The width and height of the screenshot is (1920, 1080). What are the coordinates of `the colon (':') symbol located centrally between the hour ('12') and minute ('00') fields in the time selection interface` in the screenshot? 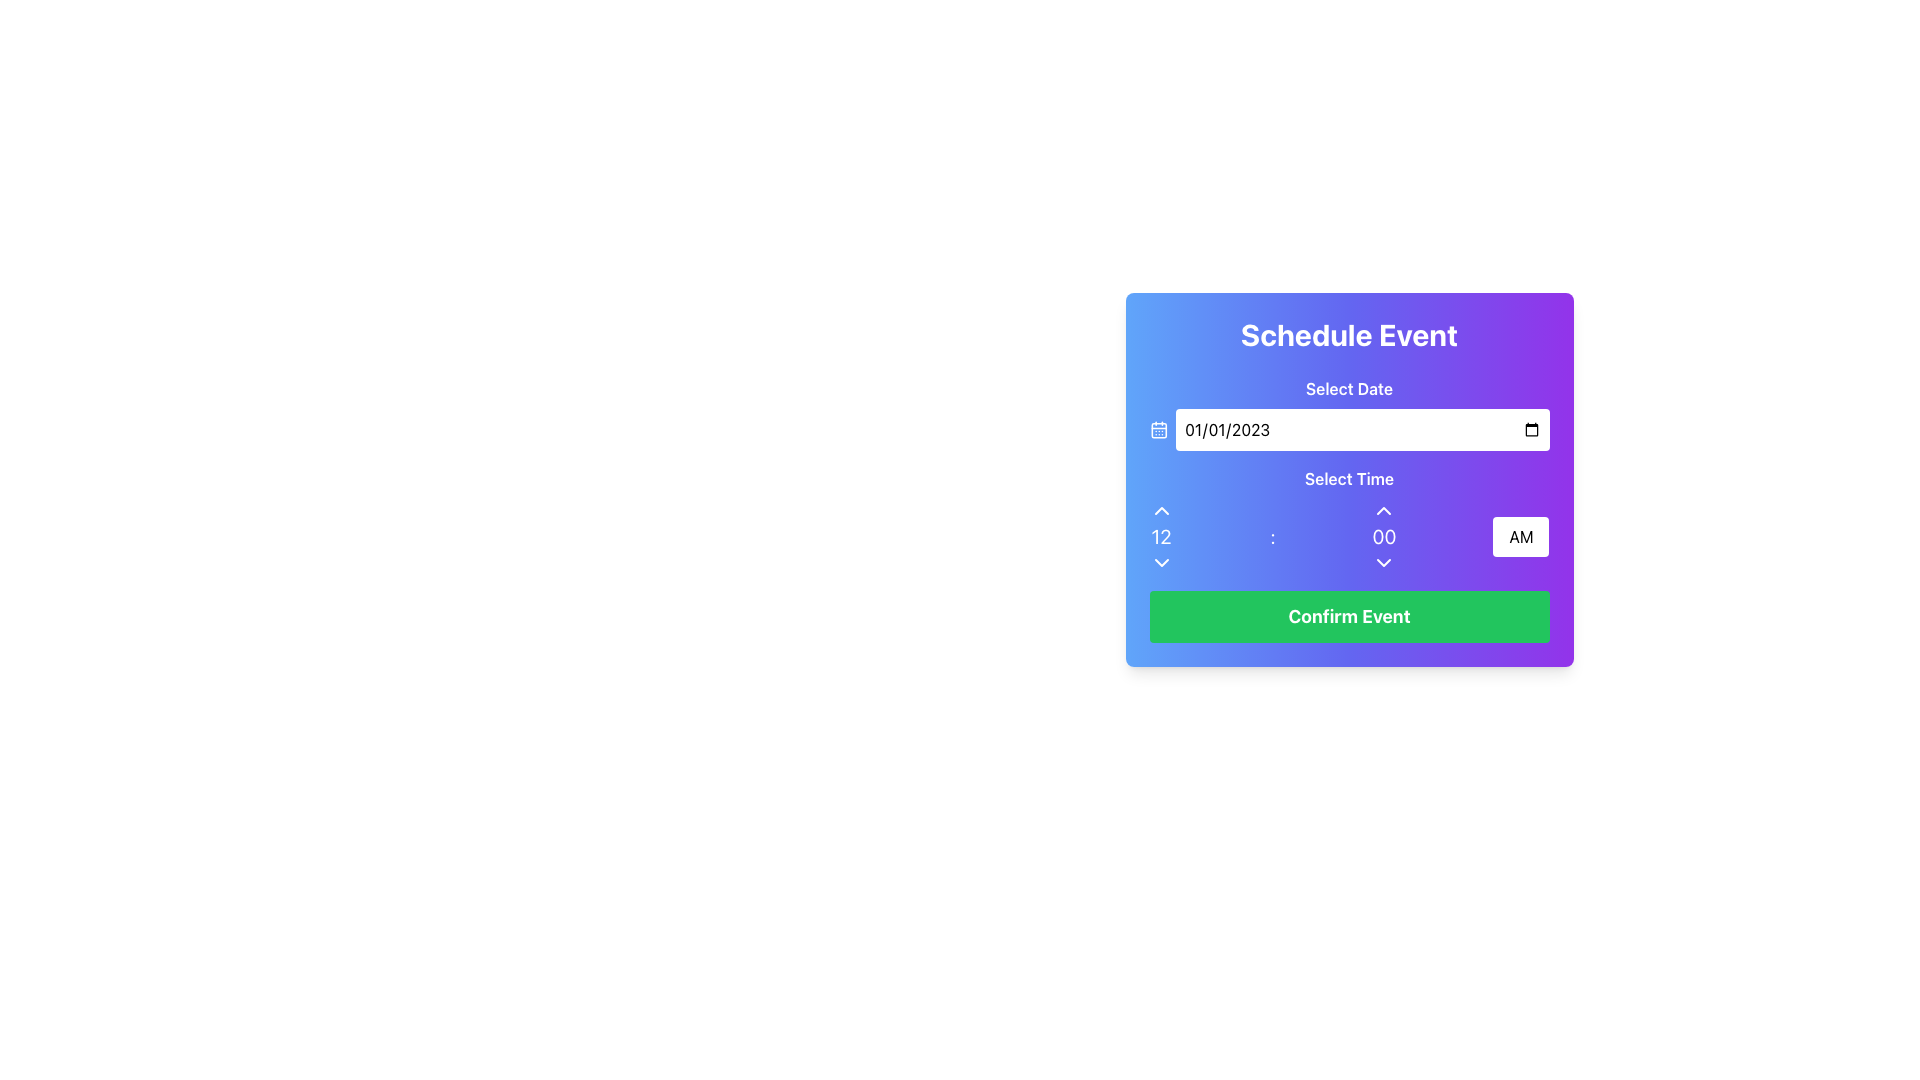 It's located at (1349, 535).